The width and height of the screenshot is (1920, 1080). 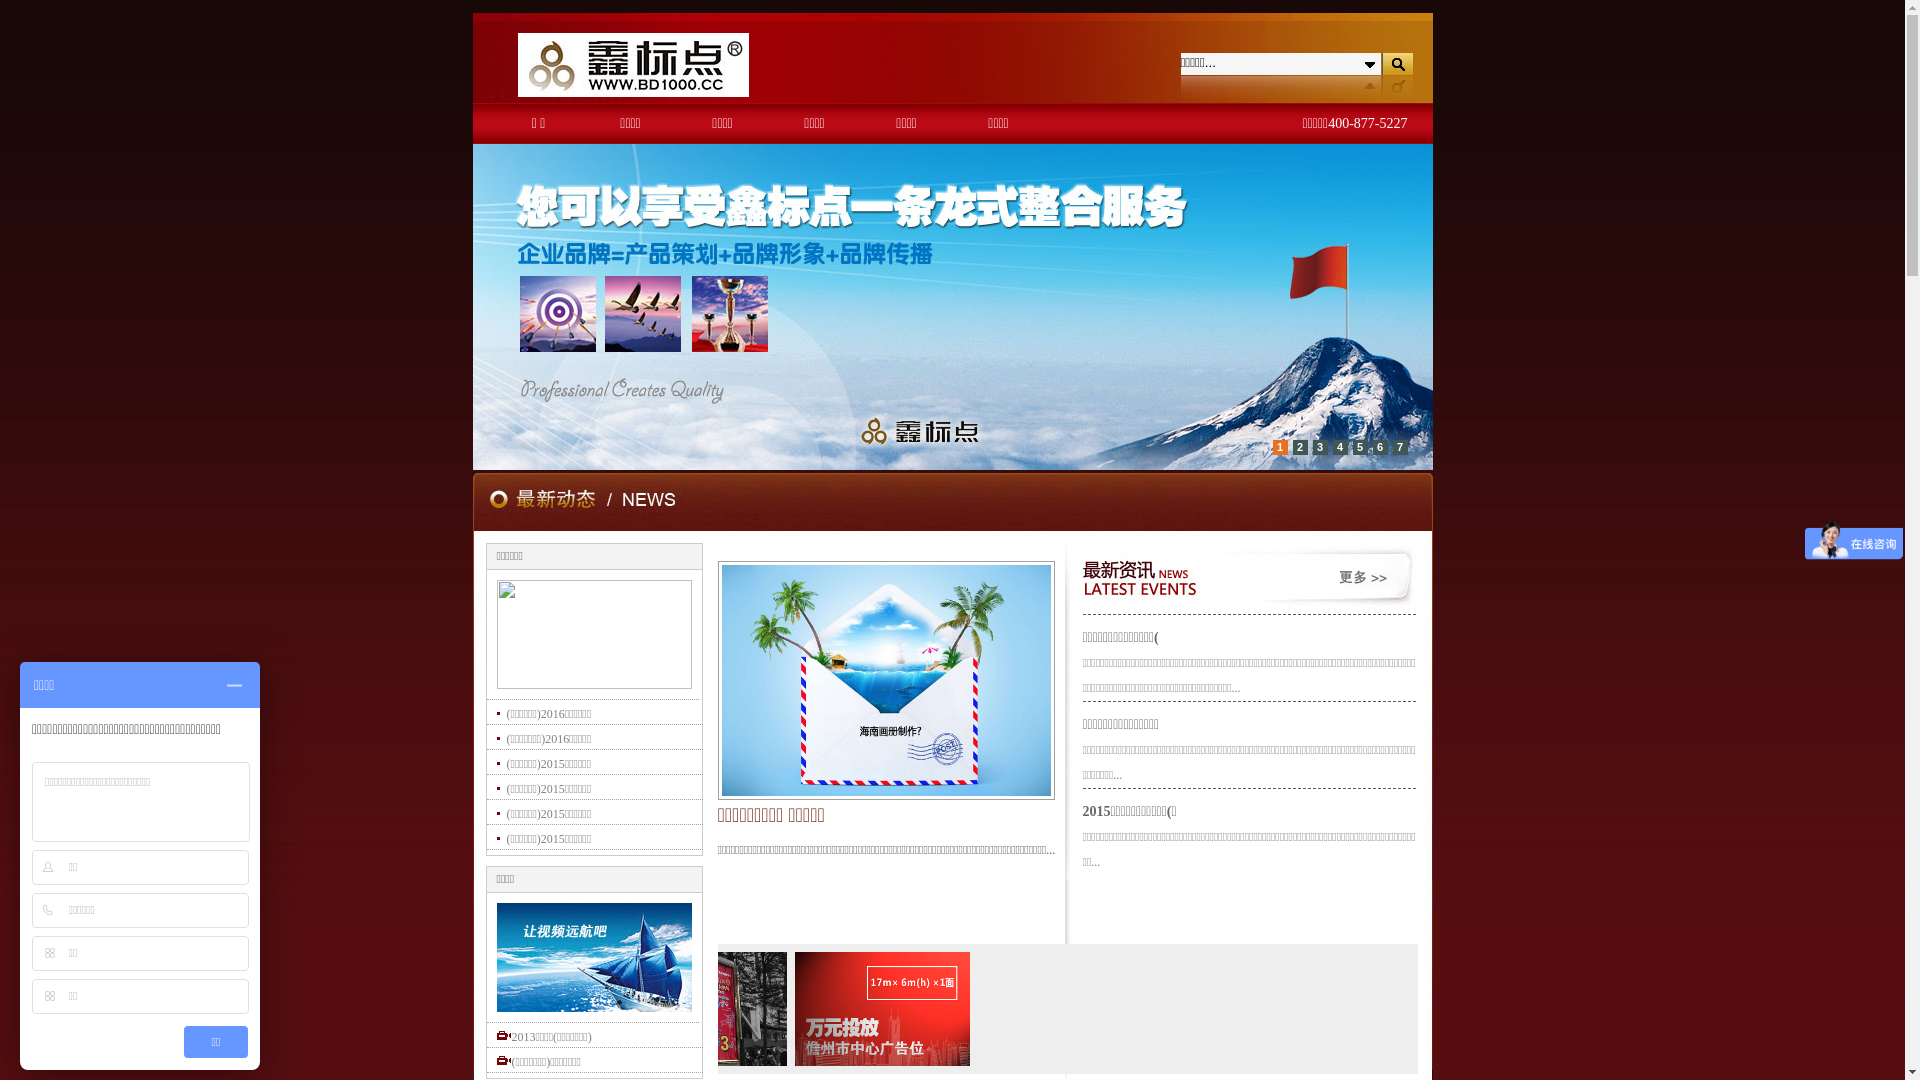 What do you see at coordinates (1359, 446) in the screenshot?
I see `'5'` at bounding box center [1359, 446].